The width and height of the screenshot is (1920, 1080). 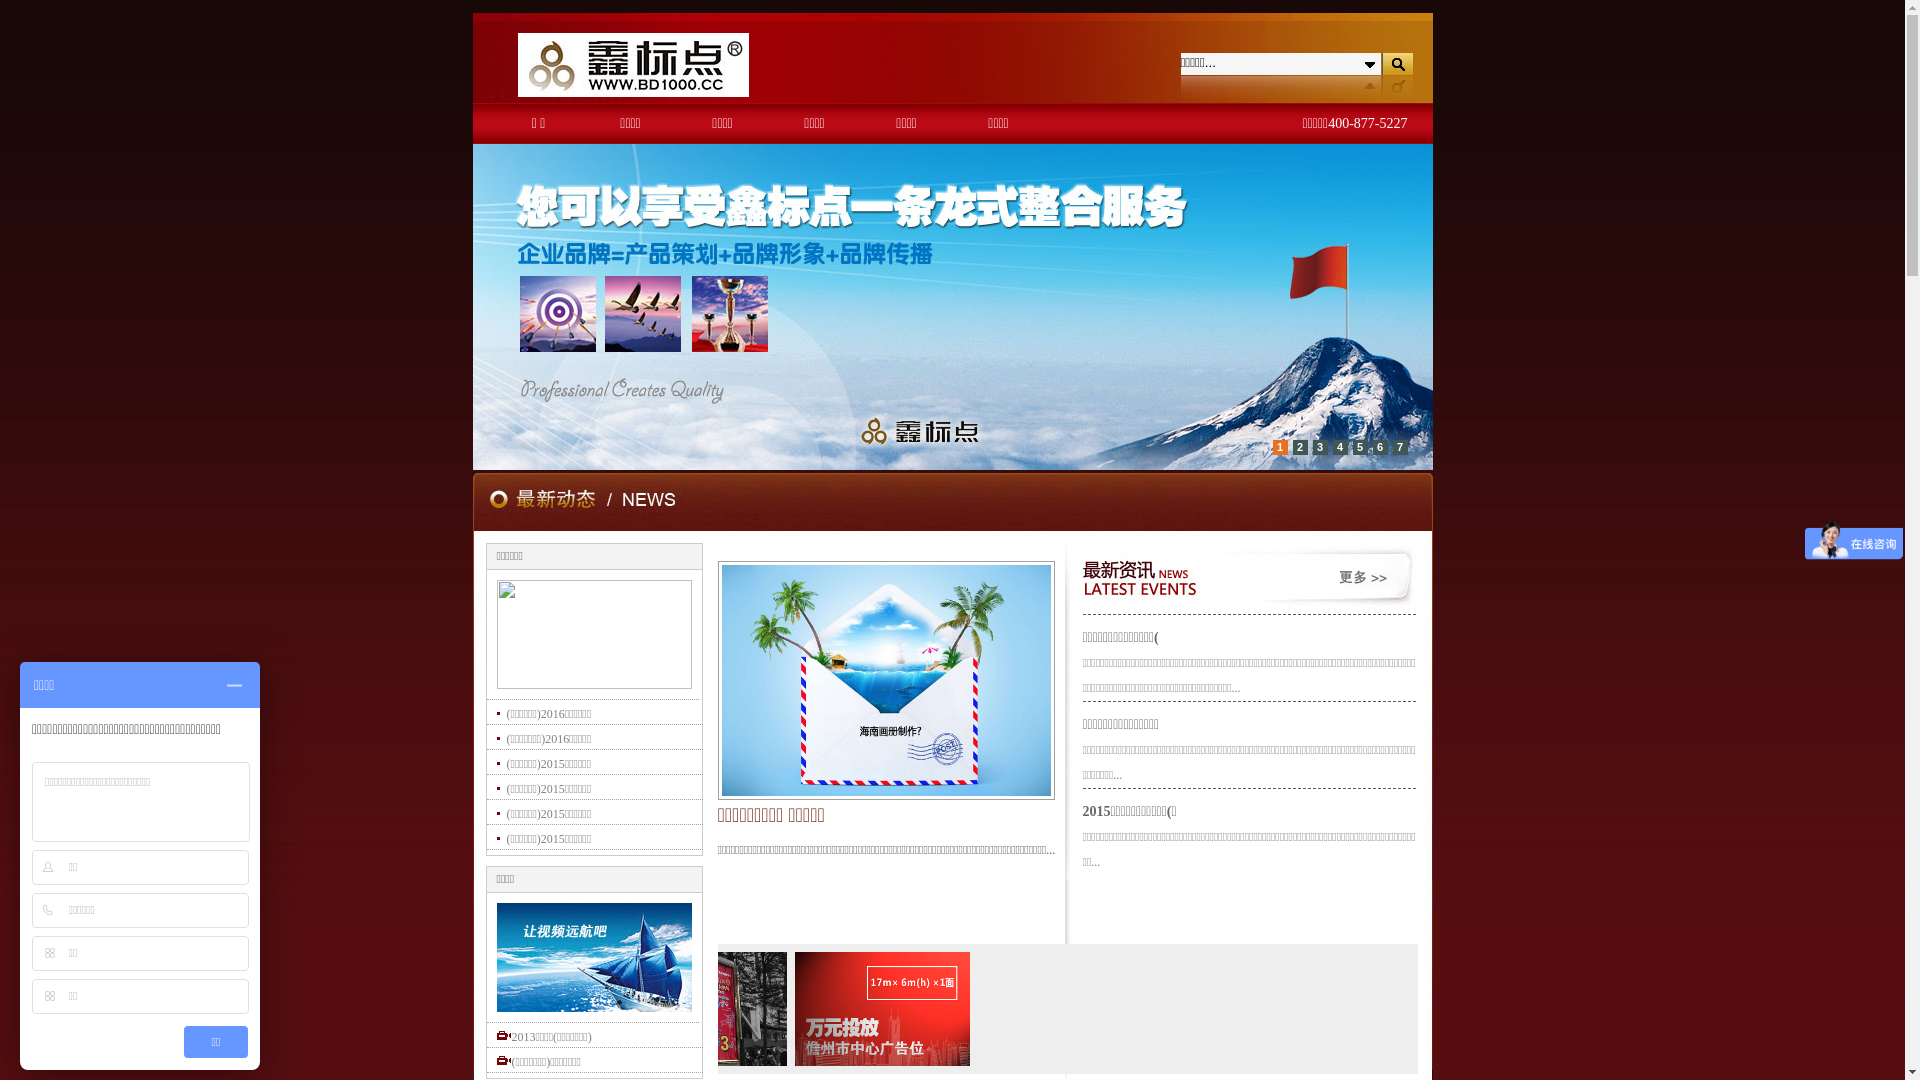 What do you see at coordinates (1359, 446) in the screenshot?
I see `'5'` at bounding box center [1359, 446].